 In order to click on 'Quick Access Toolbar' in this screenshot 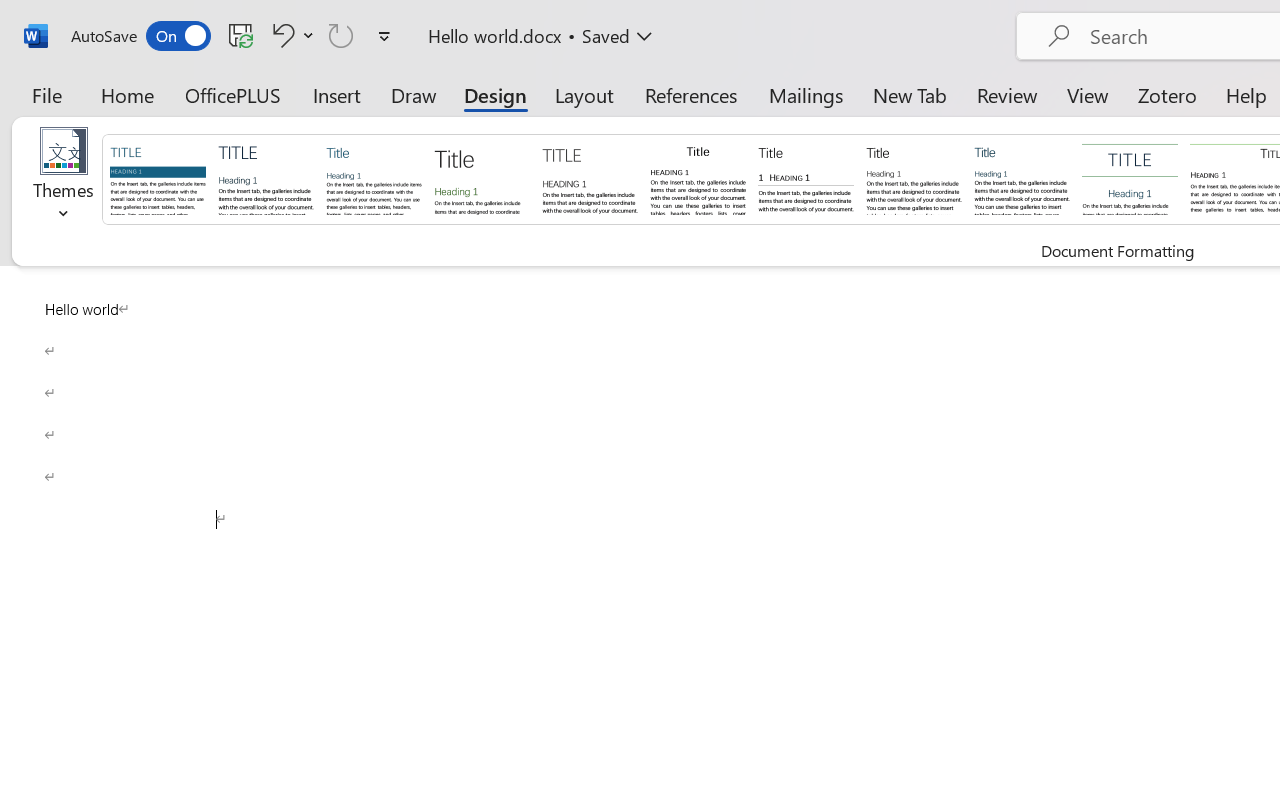, I will do `click(234, 35)`.